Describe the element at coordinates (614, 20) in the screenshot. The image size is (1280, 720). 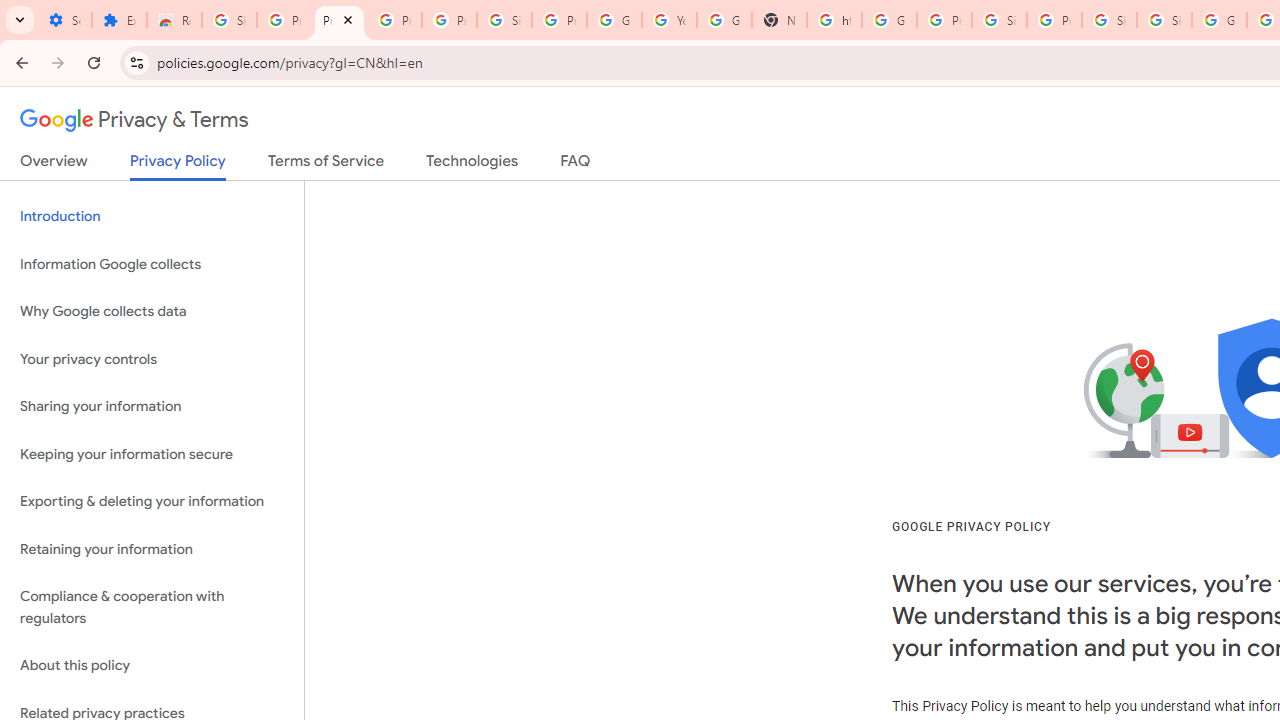
I see `'Google Account'` at that location.